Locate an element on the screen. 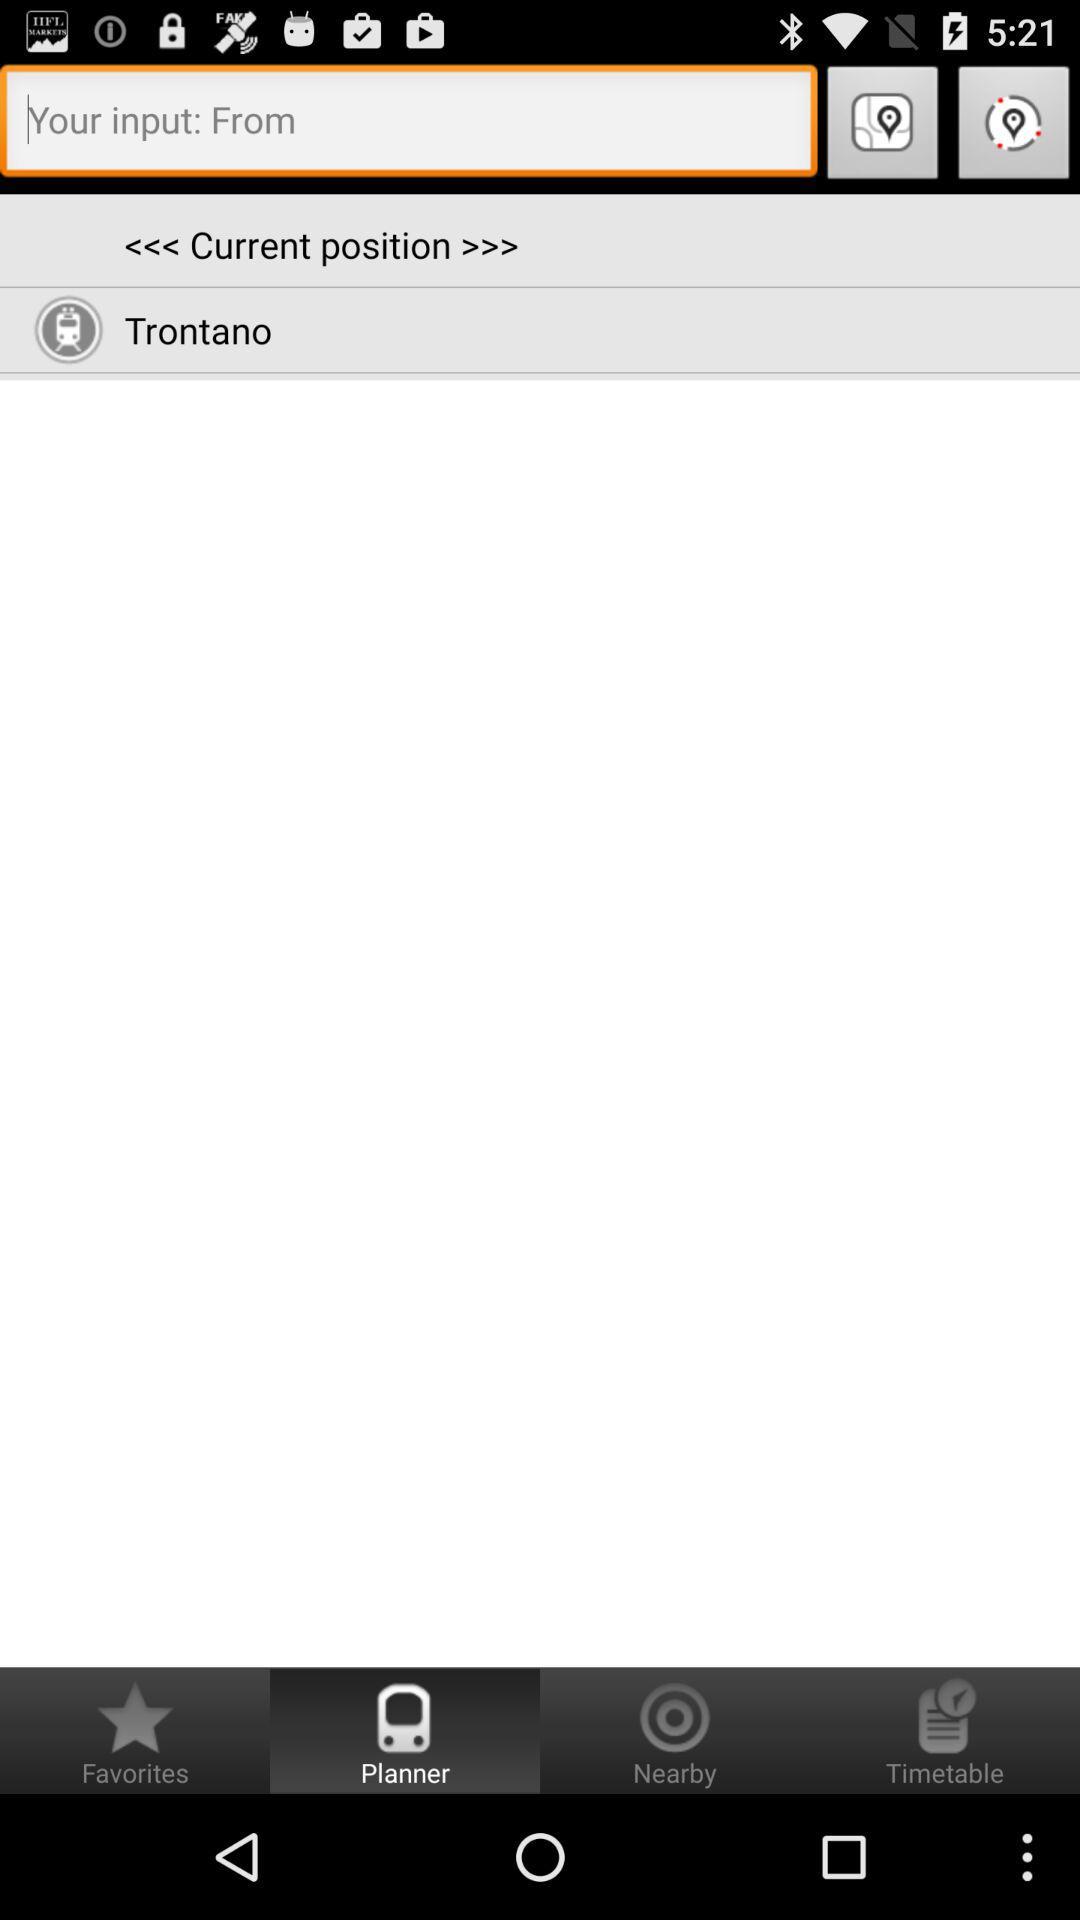  the location icon is located at coordinates (882, 136).